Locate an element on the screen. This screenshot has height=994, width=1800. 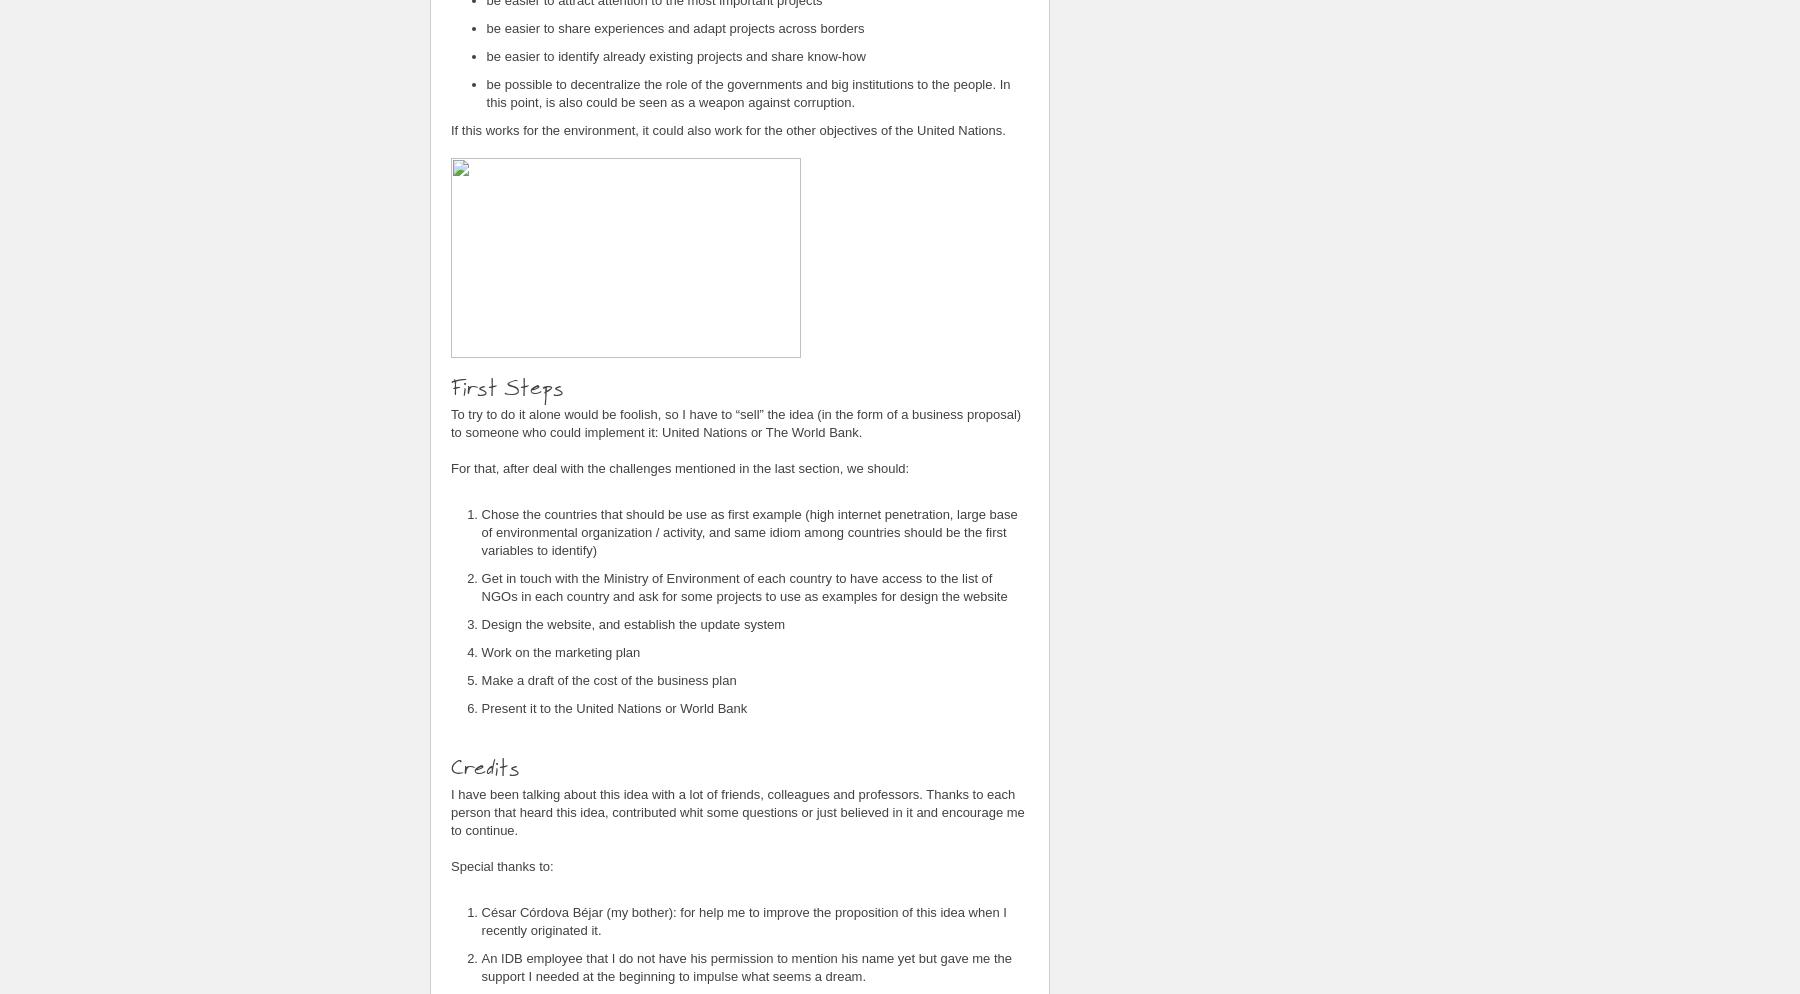
'Present it to the United Nations or World Bank' is located at coordinates (613, 706).